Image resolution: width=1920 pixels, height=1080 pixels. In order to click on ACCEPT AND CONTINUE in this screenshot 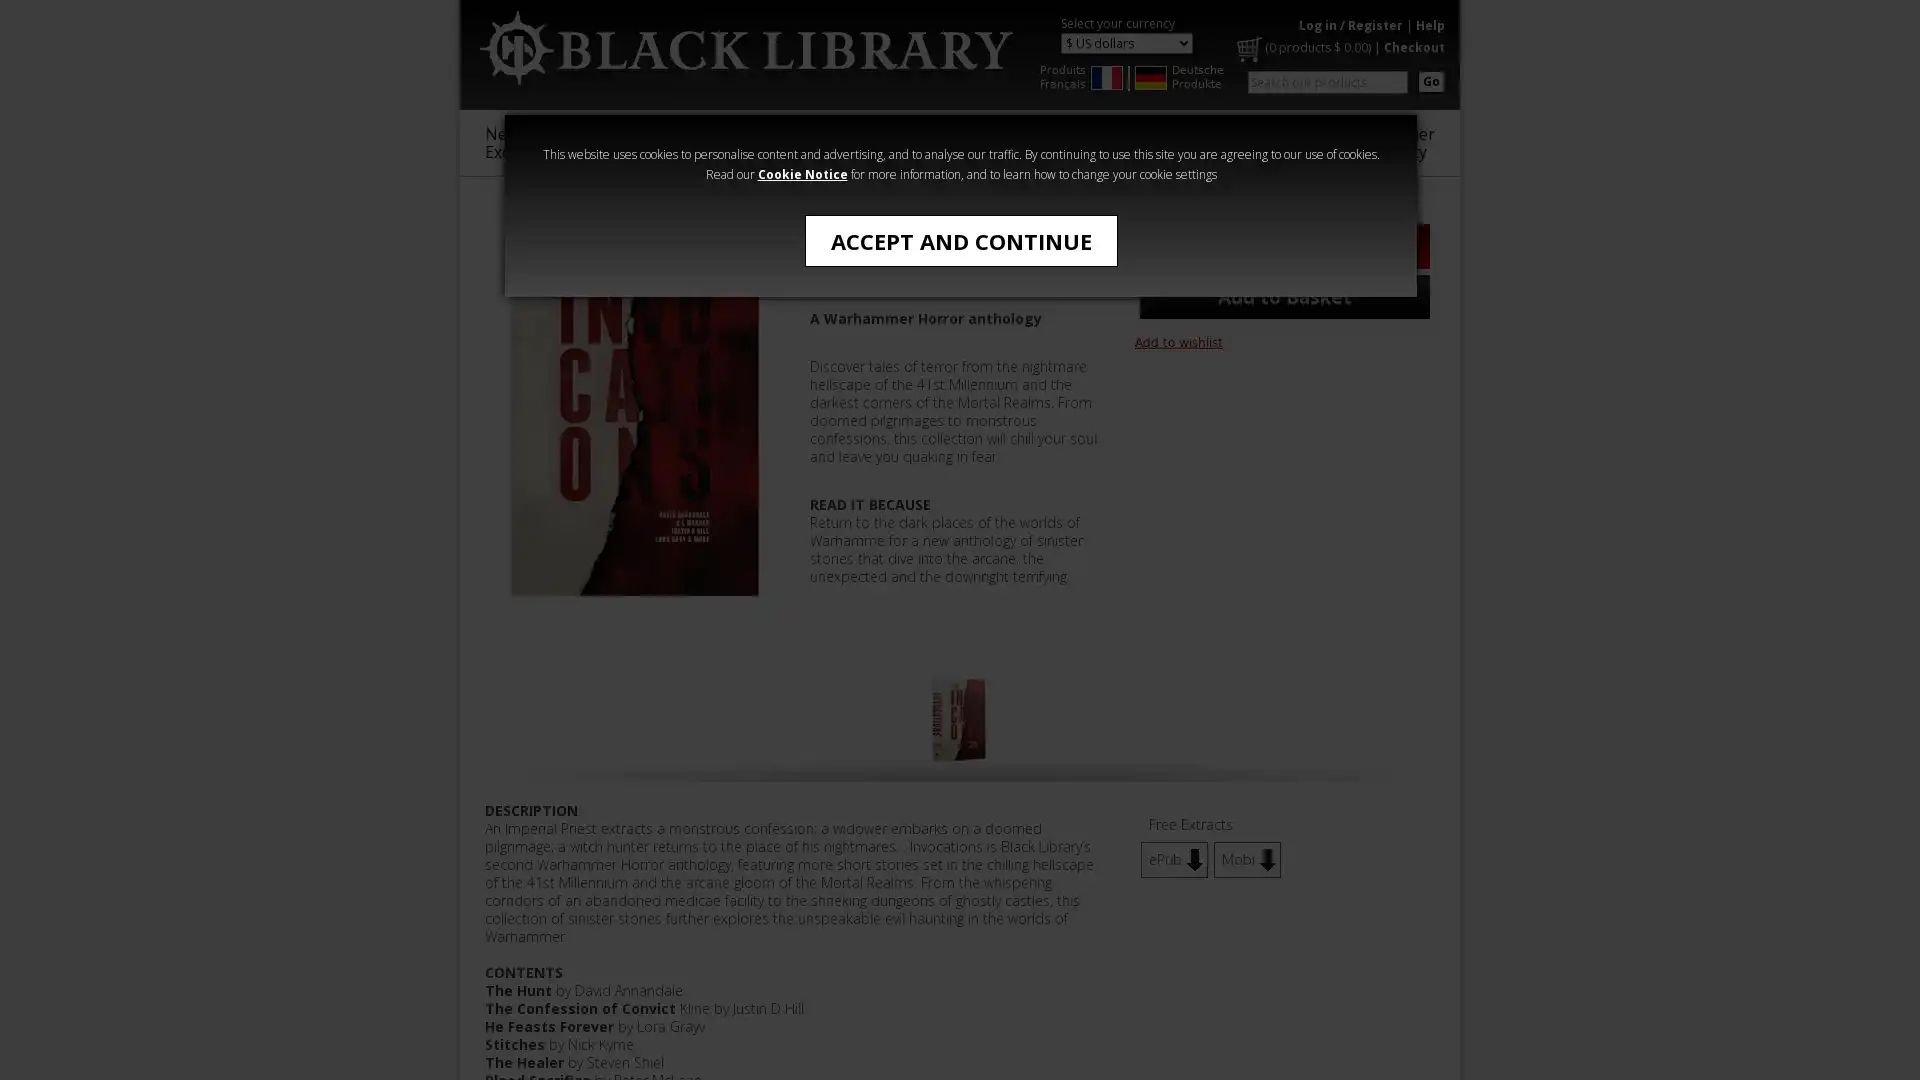, I will do `click(960, 239)`.